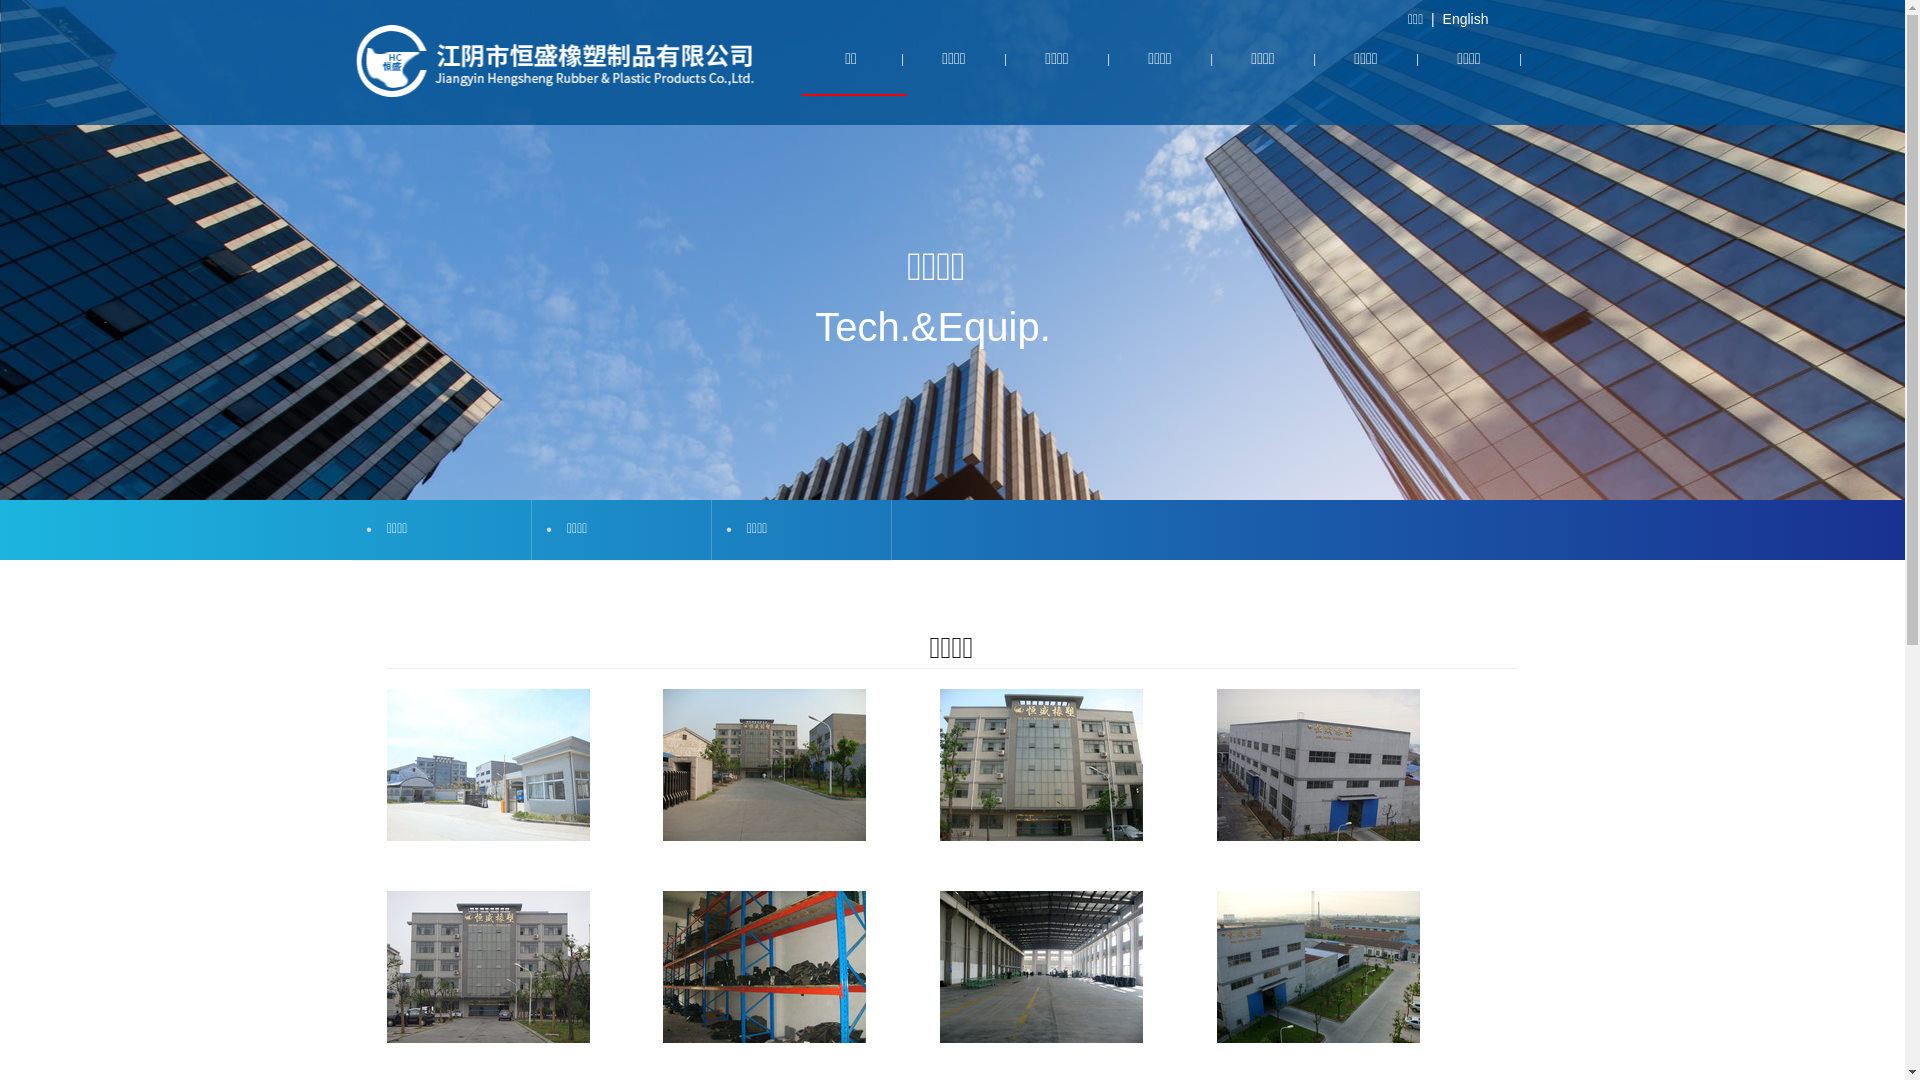 The width and height of the screenshot is (1920, 1080). I want to click on 'English', so click(1465, 19).